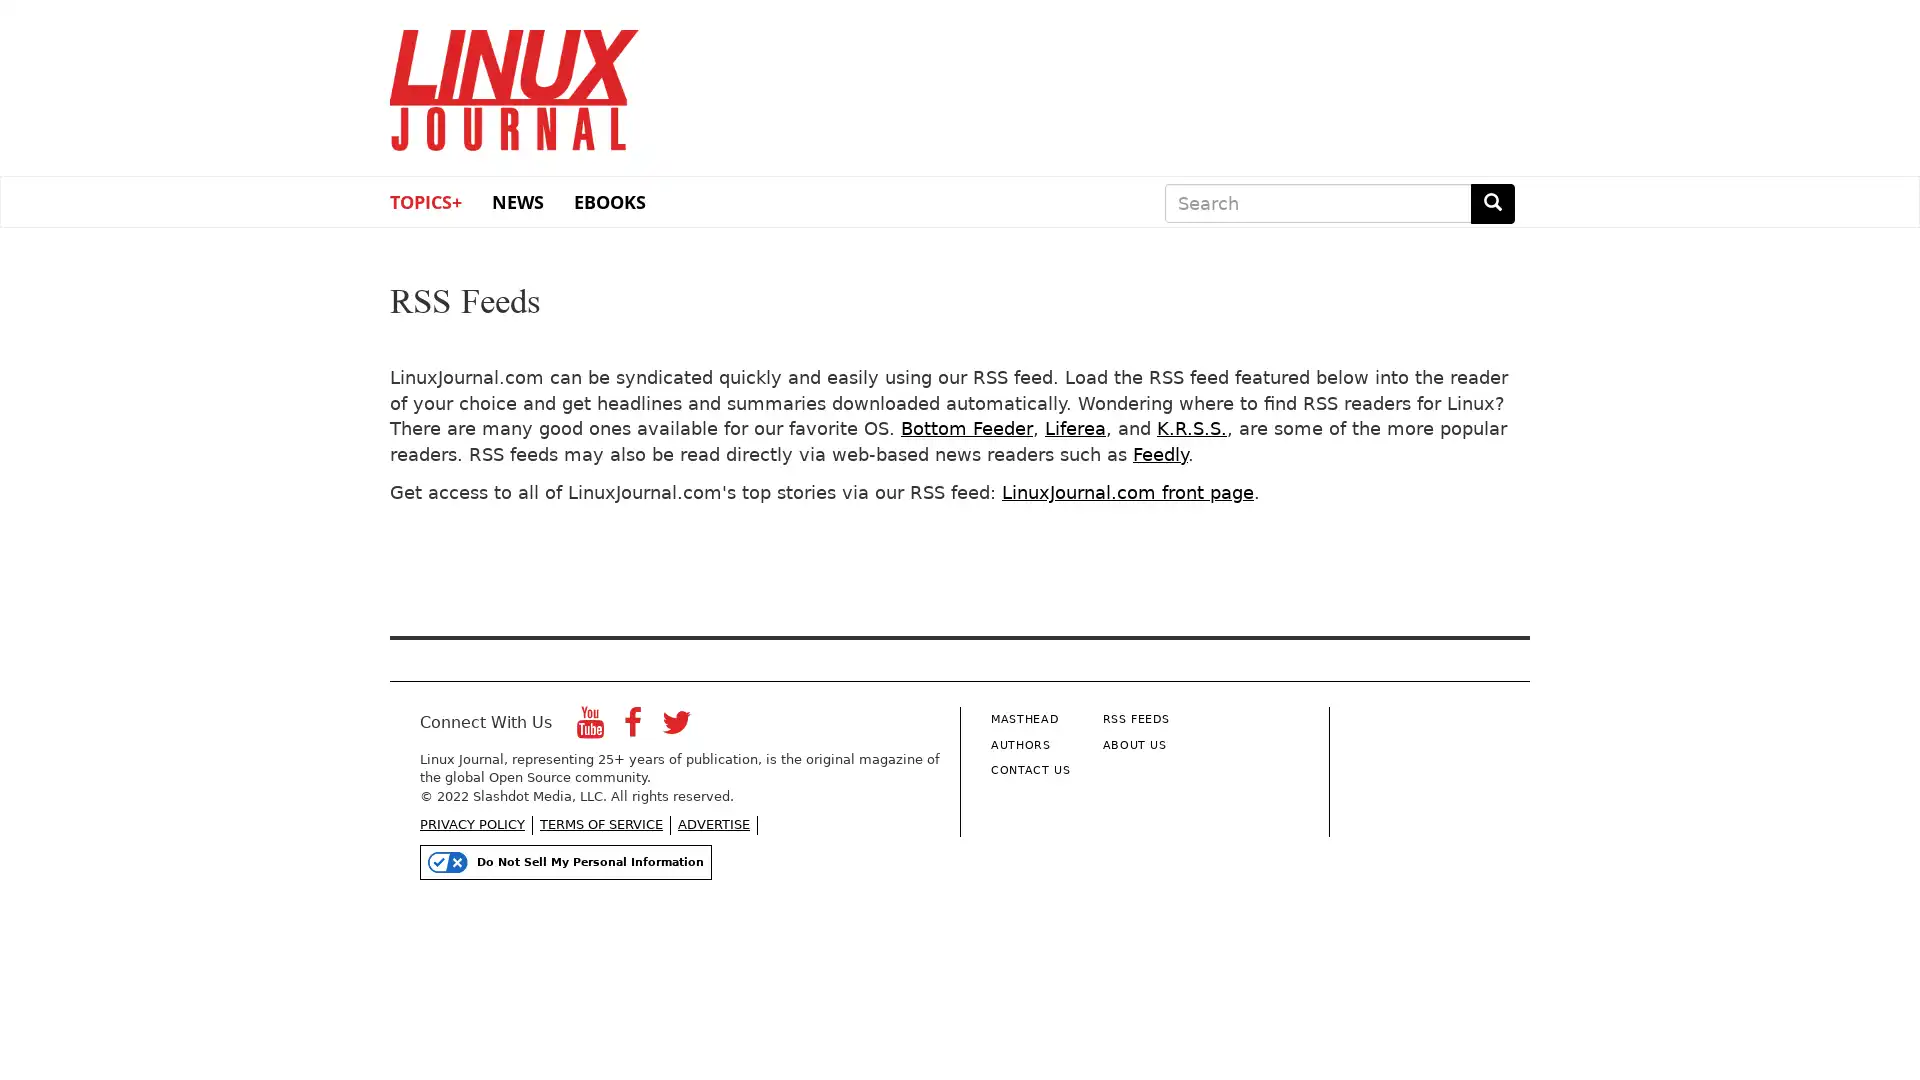 The image size is (1920, 1080). I want to click on Search, so click(1492, 203).